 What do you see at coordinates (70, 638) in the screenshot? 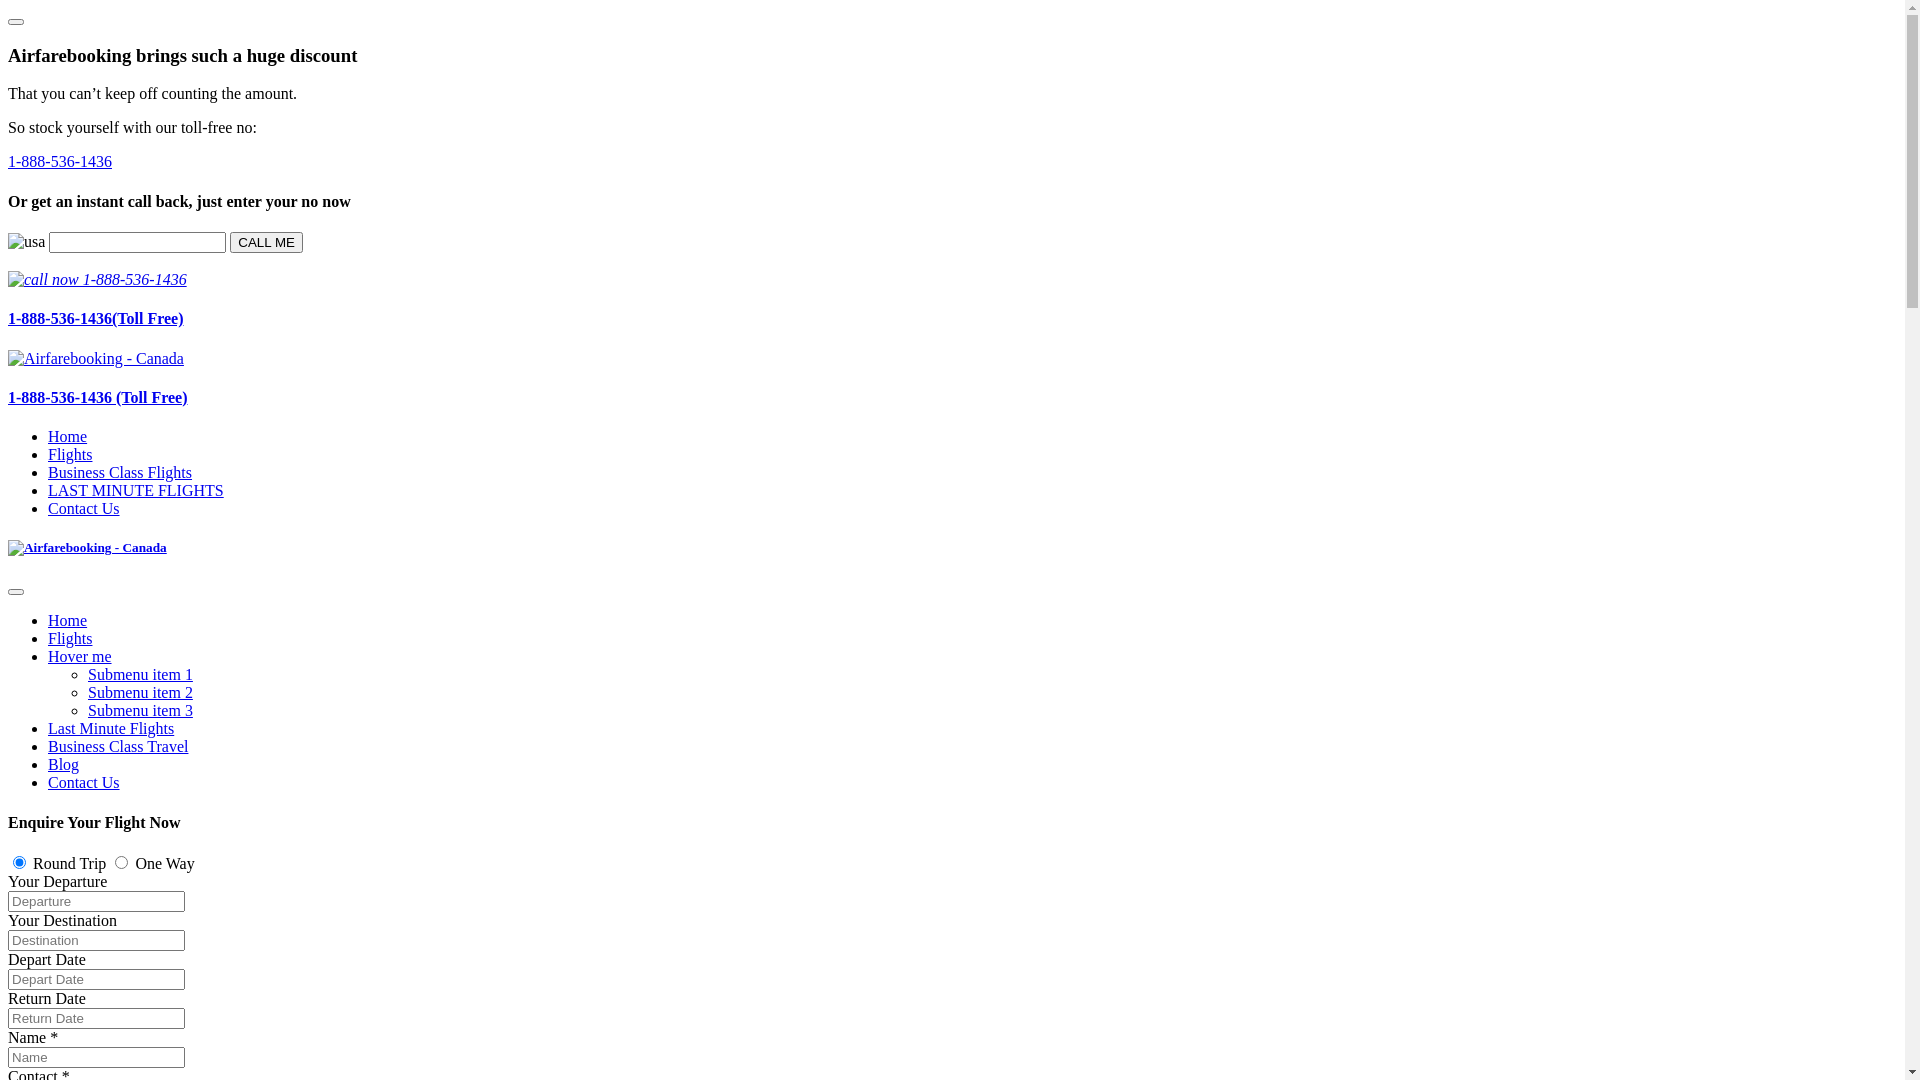
I see `'Flights'` at bounding box center [70, 638].